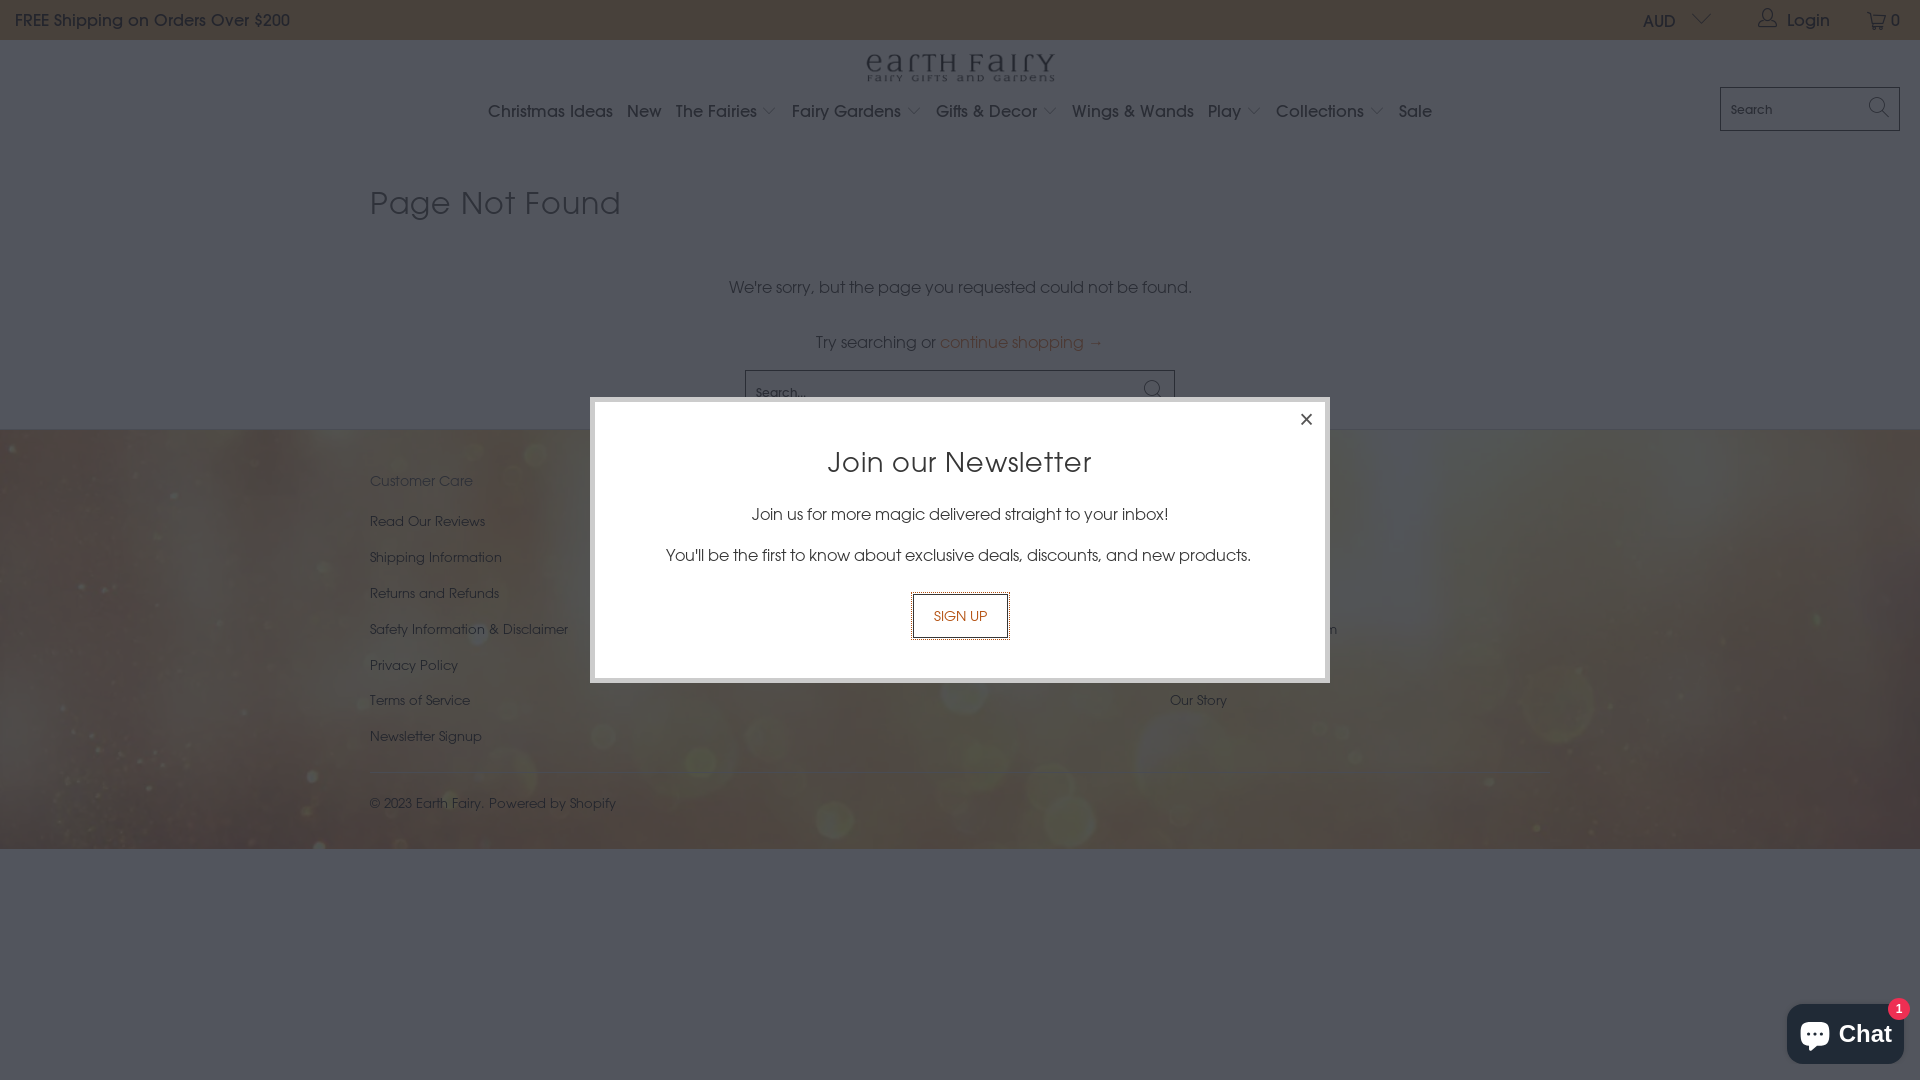 The width and height of the screenshot is (1920, 1080). Describe the element at coordinates (1795, 19) in the screenshot. I see `'Login'` at that location.